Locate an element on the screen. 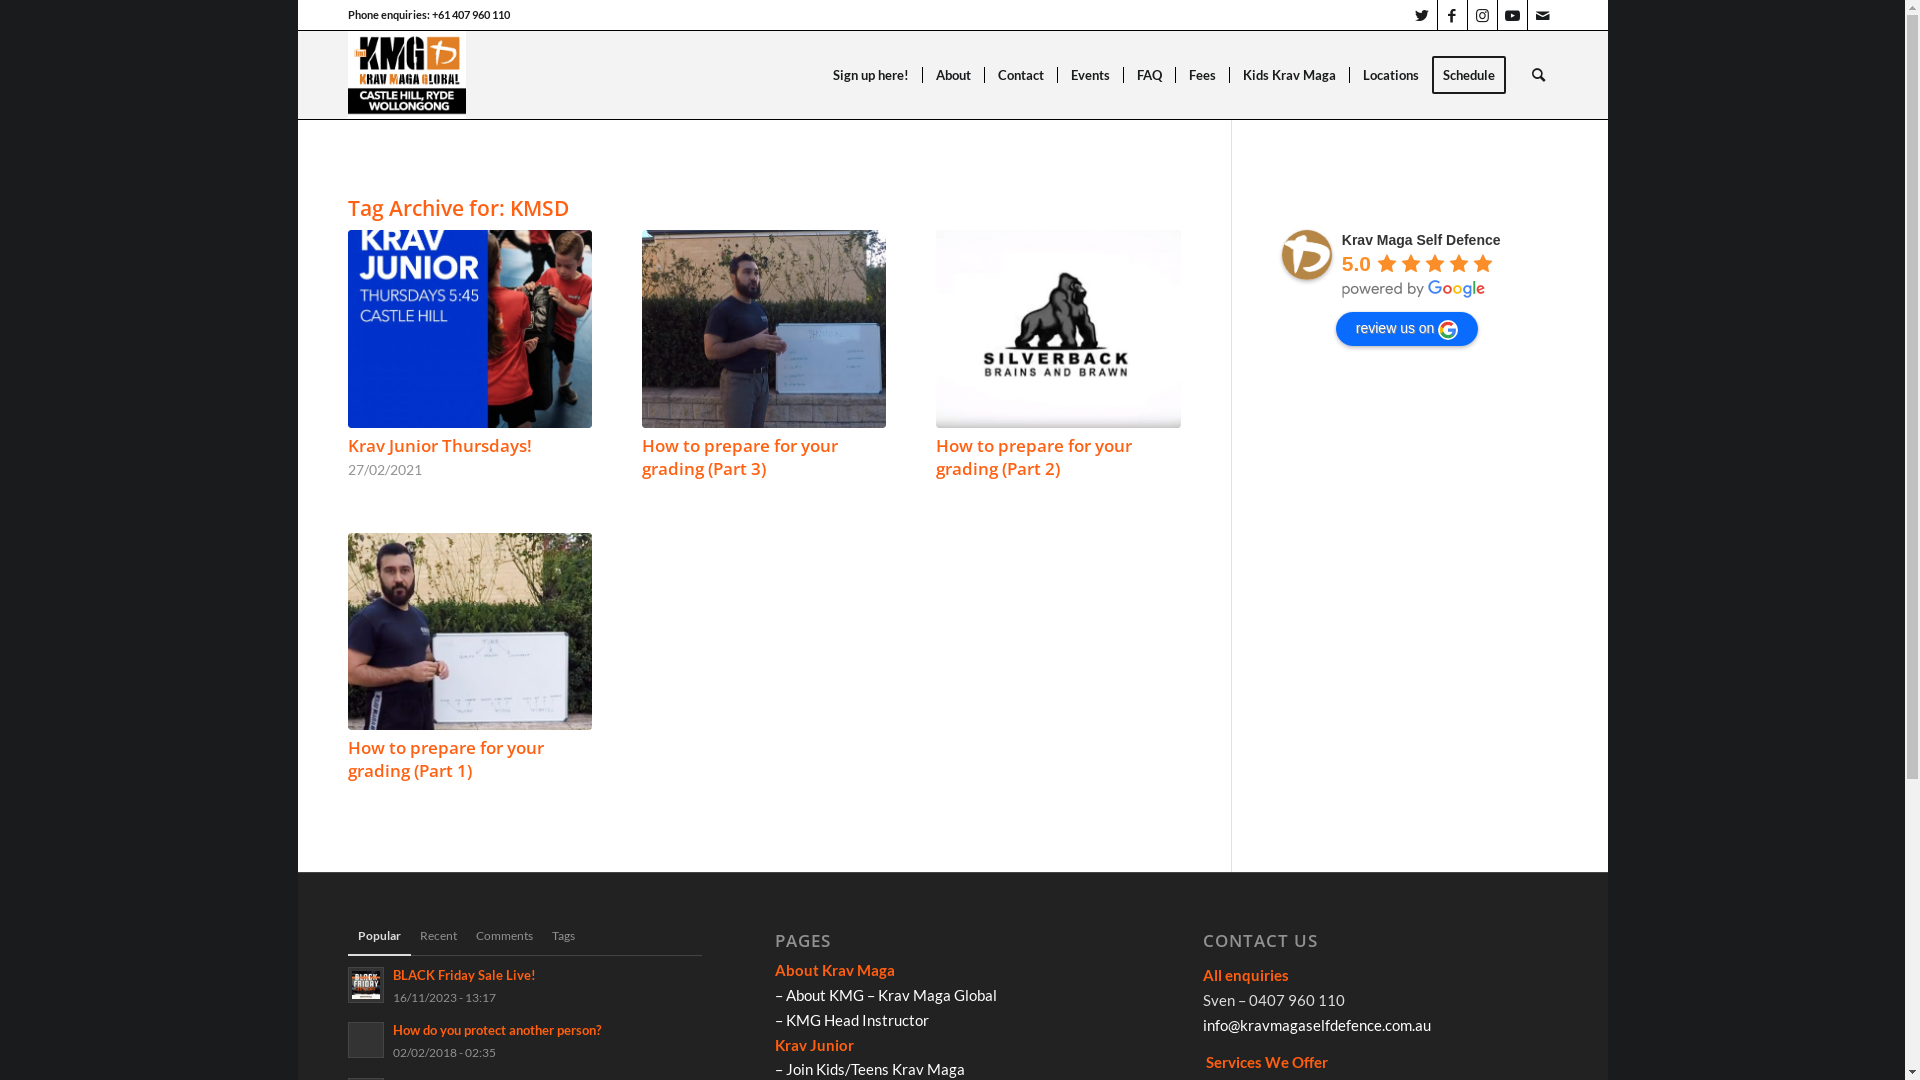 This screenshot has width=1920, height=1080. 'Youtube' is located at coordinates (1512, 15).